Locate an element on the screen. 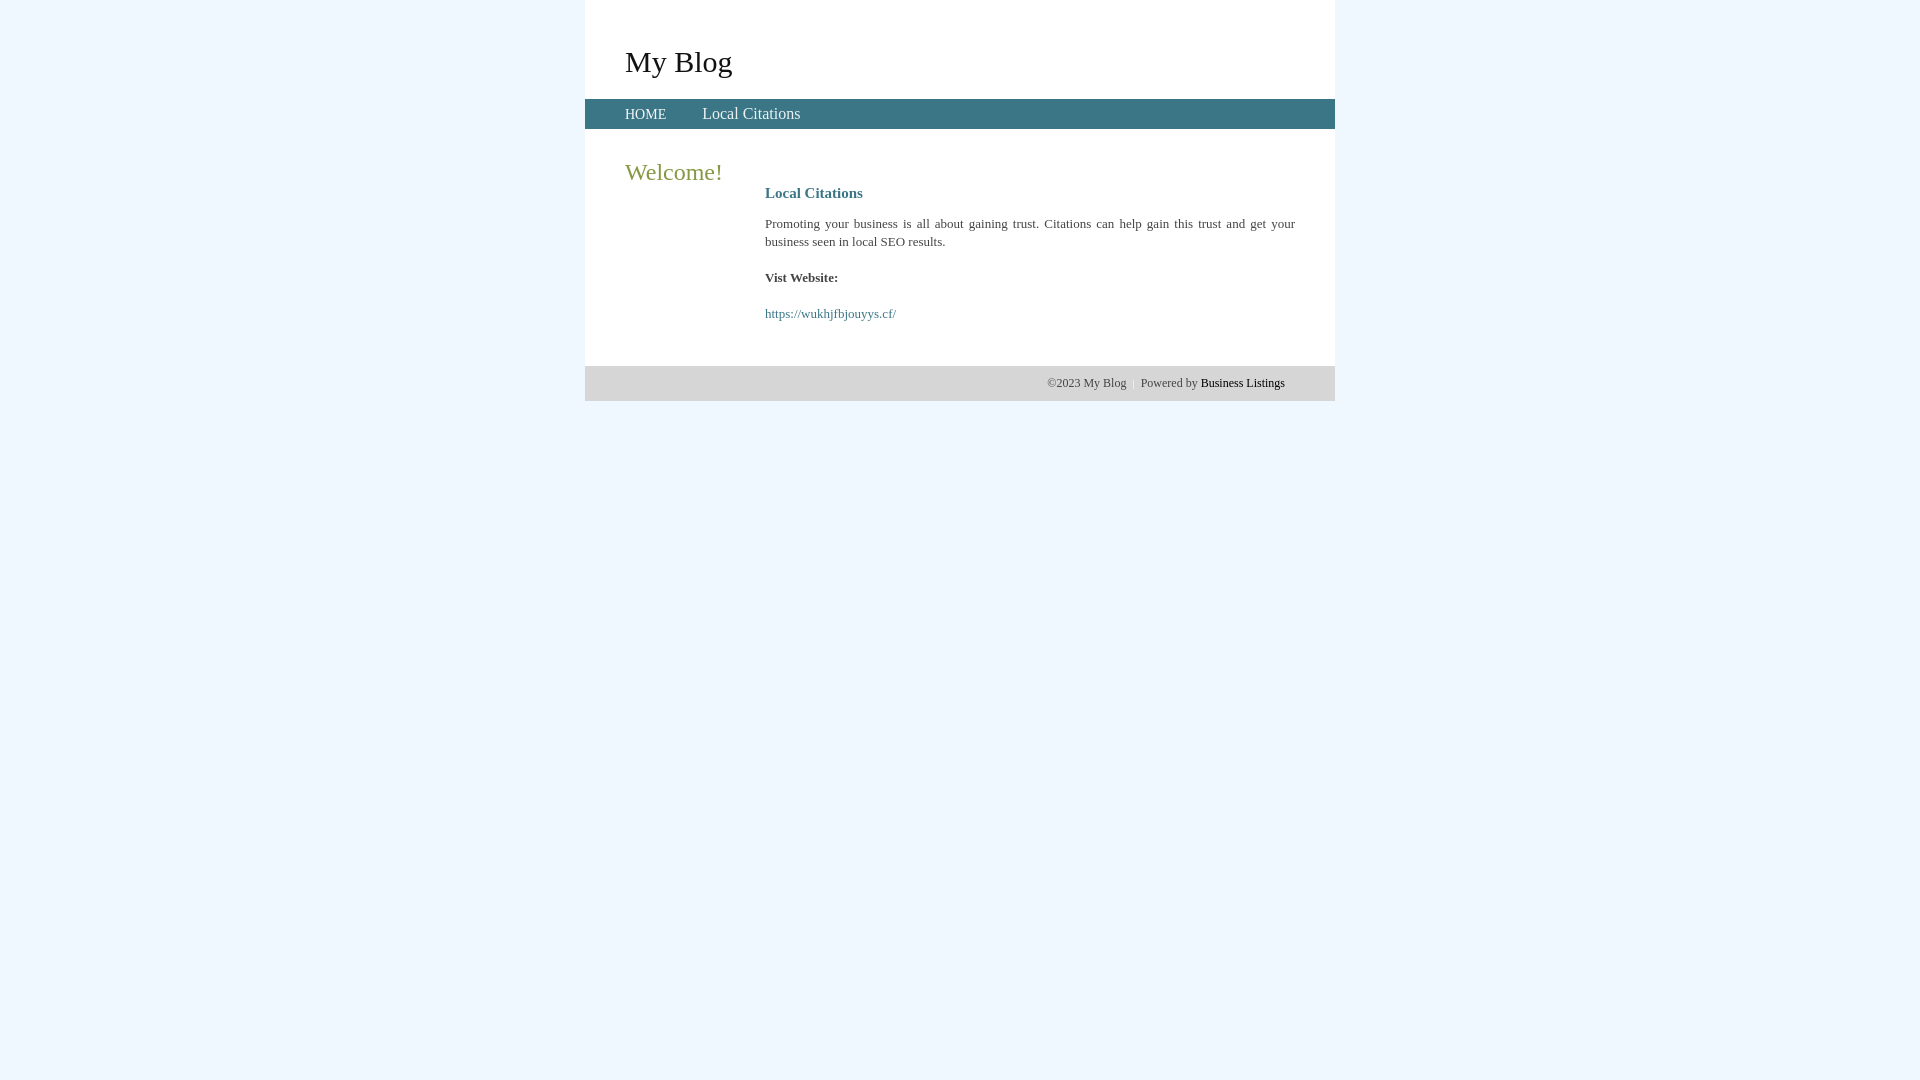 Image resolution: width=1920 pixels, height=1080 pixels. 'Local Citations' is located at coordinates (749, 113).